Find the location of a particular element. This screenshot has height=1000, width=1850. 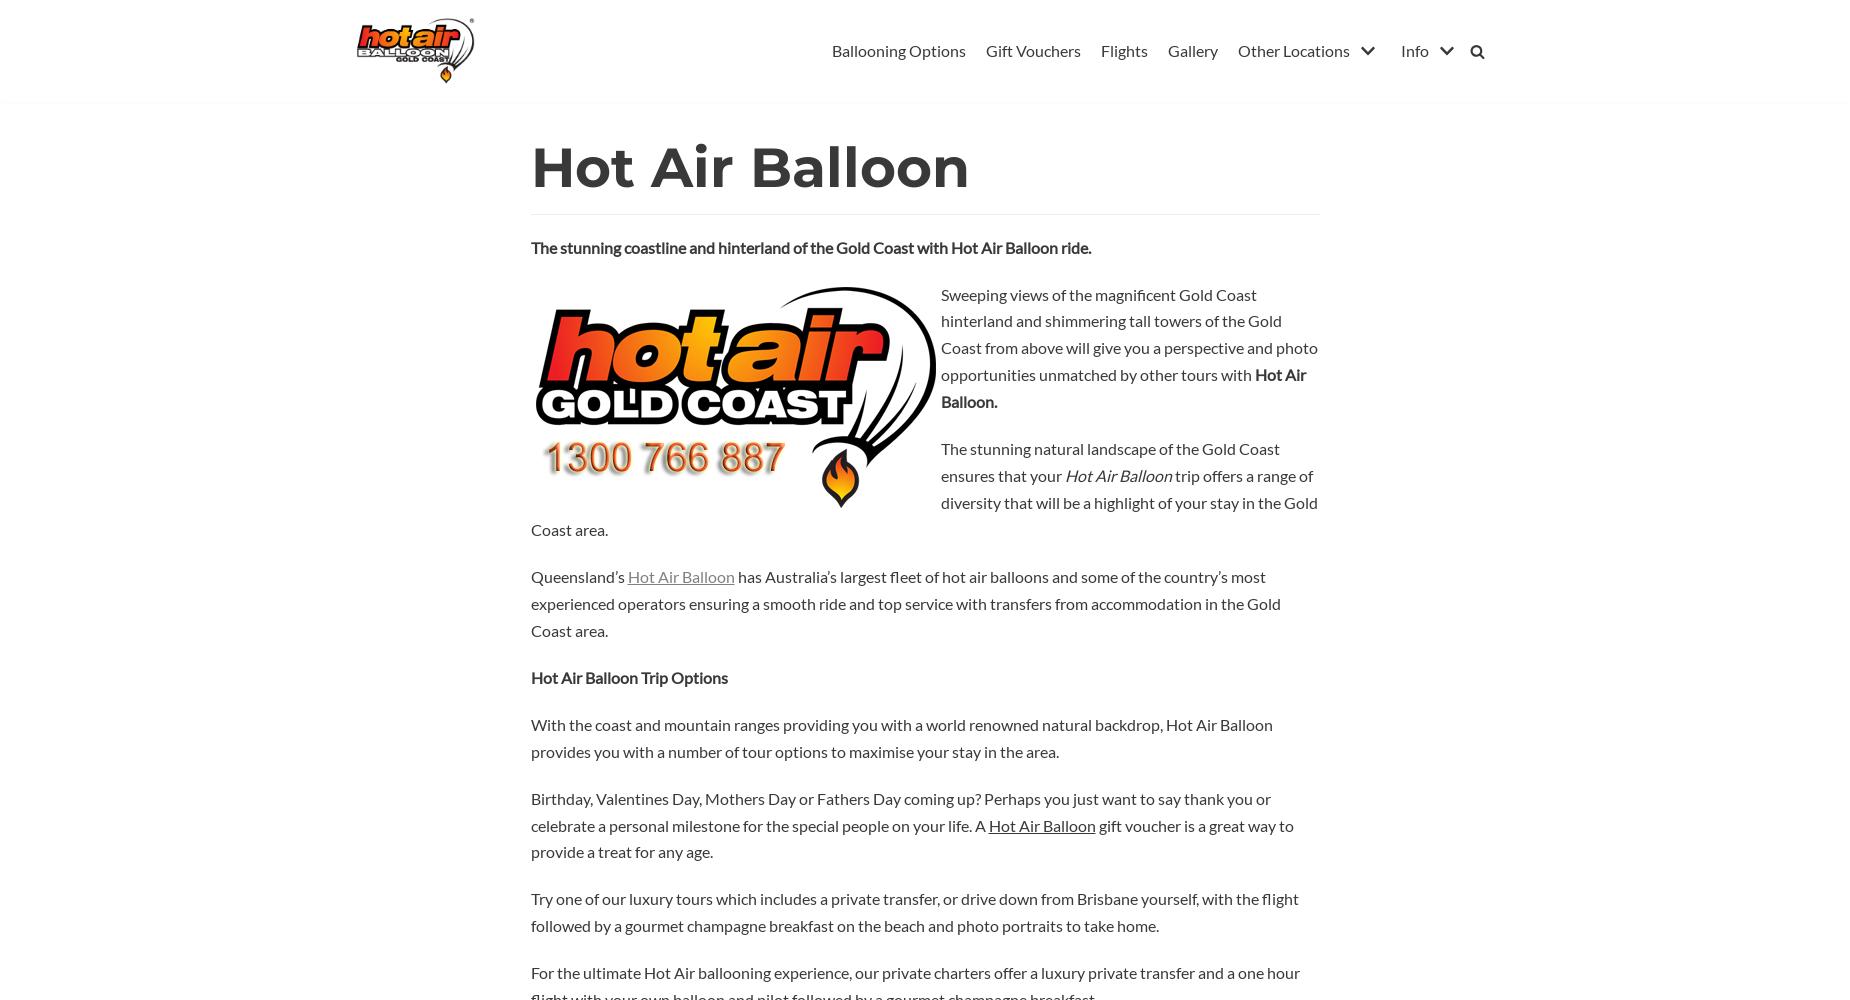

'Gallery' is located at coordinates (1192, 50).